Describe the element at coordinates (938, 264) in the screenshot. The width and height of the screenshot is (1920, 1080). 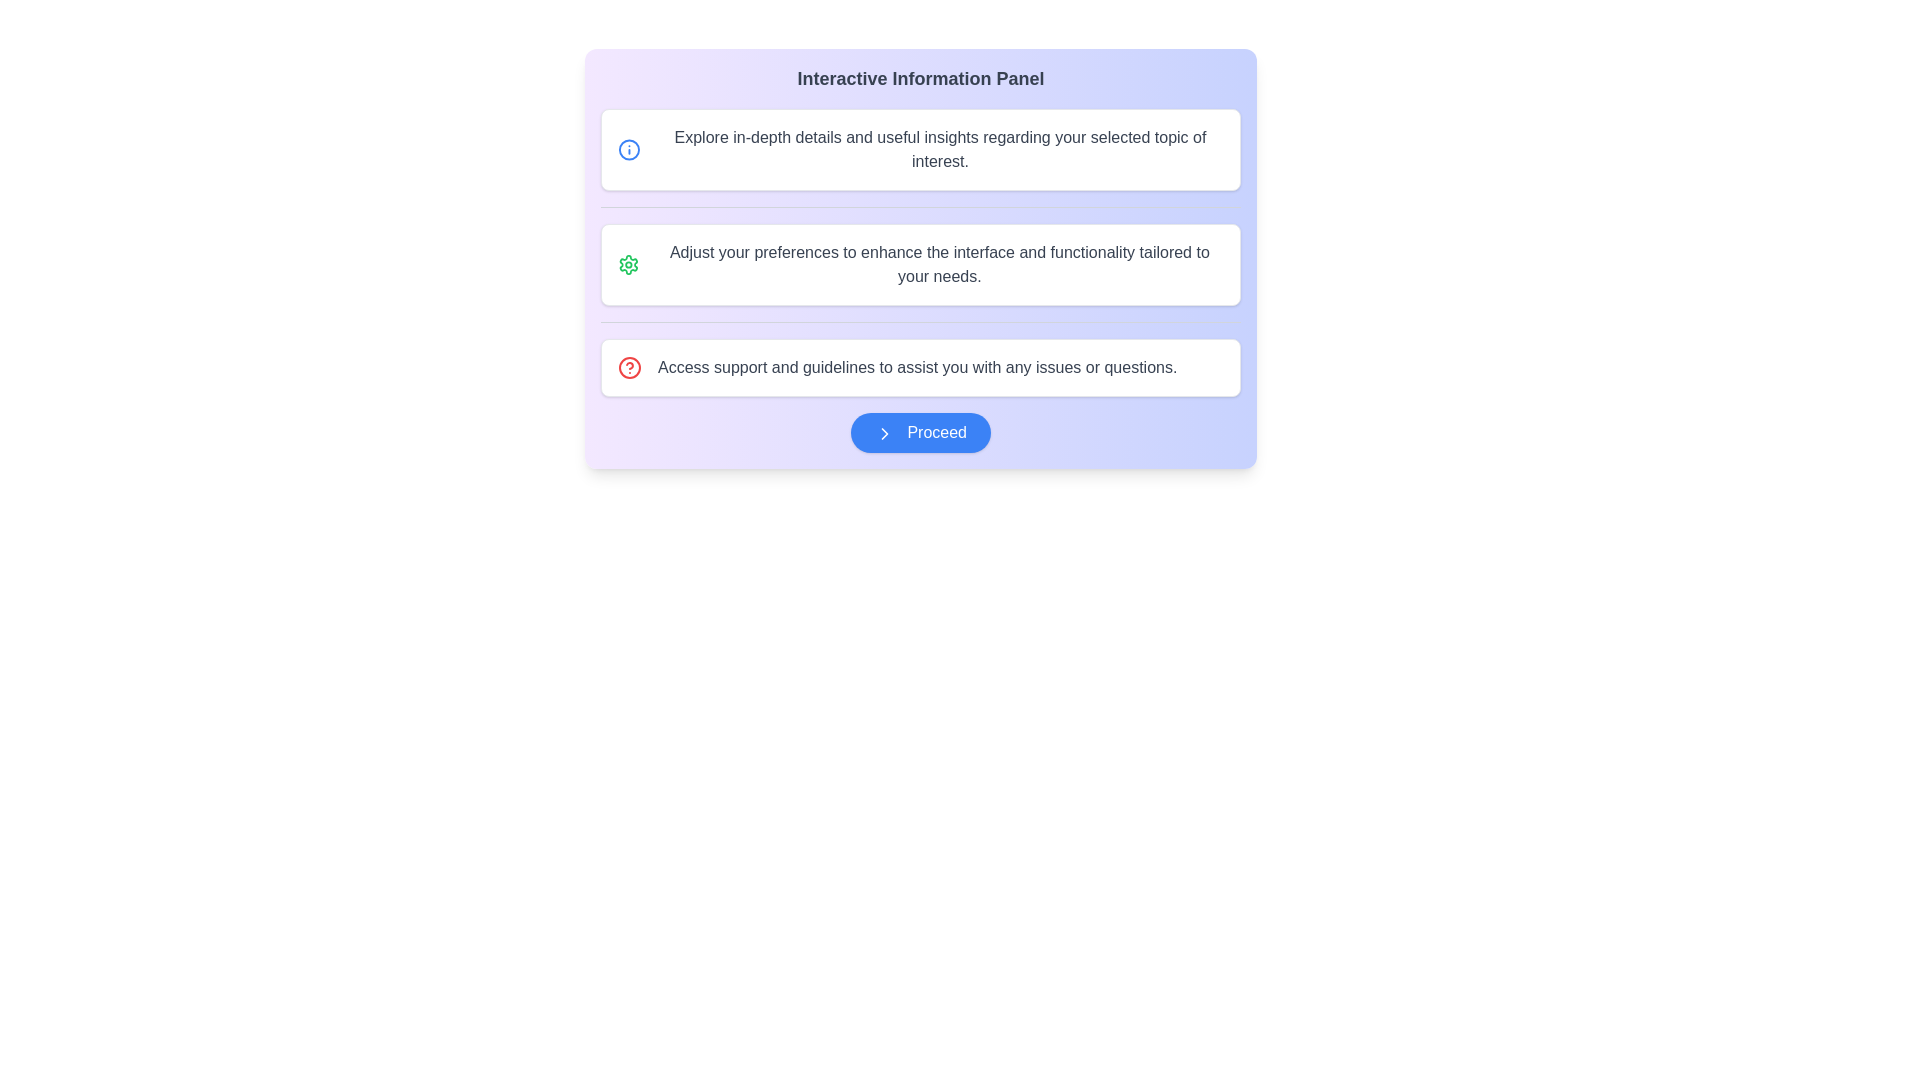
I see `the text block that provides users with guidance or instructions for interface customization, located in the second of three vertical white rectangular containers, with a green icon to the left` at that location.